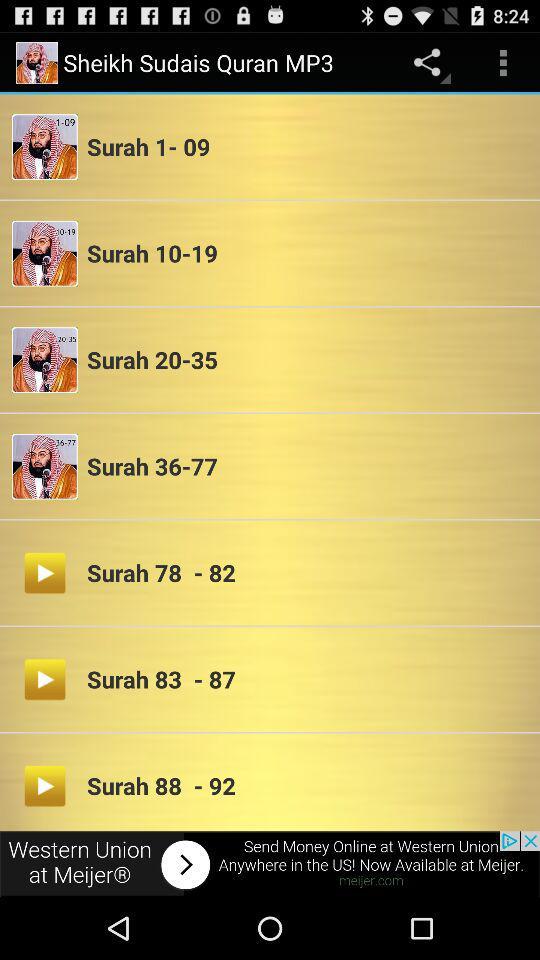 The image size is (540, 960). Describe the element at coordinates (270, 863) in the screenshot. I see `advertisement link` at that location.